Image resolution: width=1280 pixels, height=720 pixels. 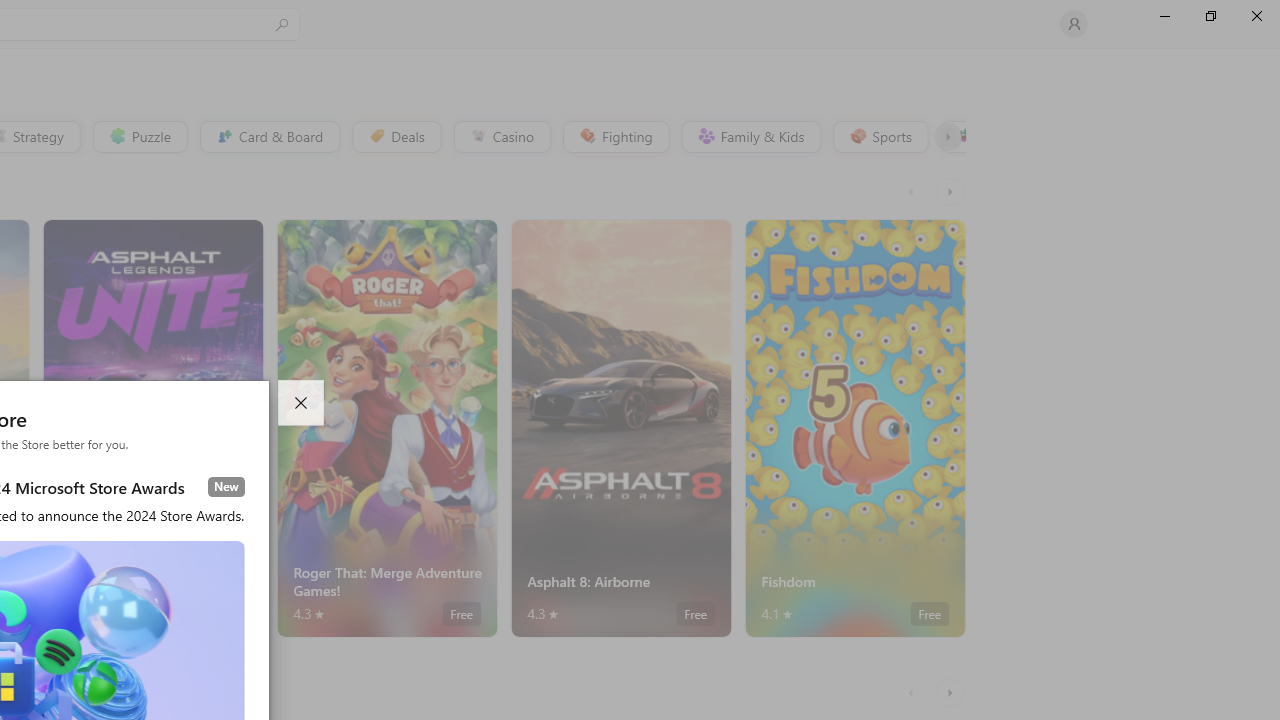 I want to click on 'Fighting', so click(x=614, y=135).